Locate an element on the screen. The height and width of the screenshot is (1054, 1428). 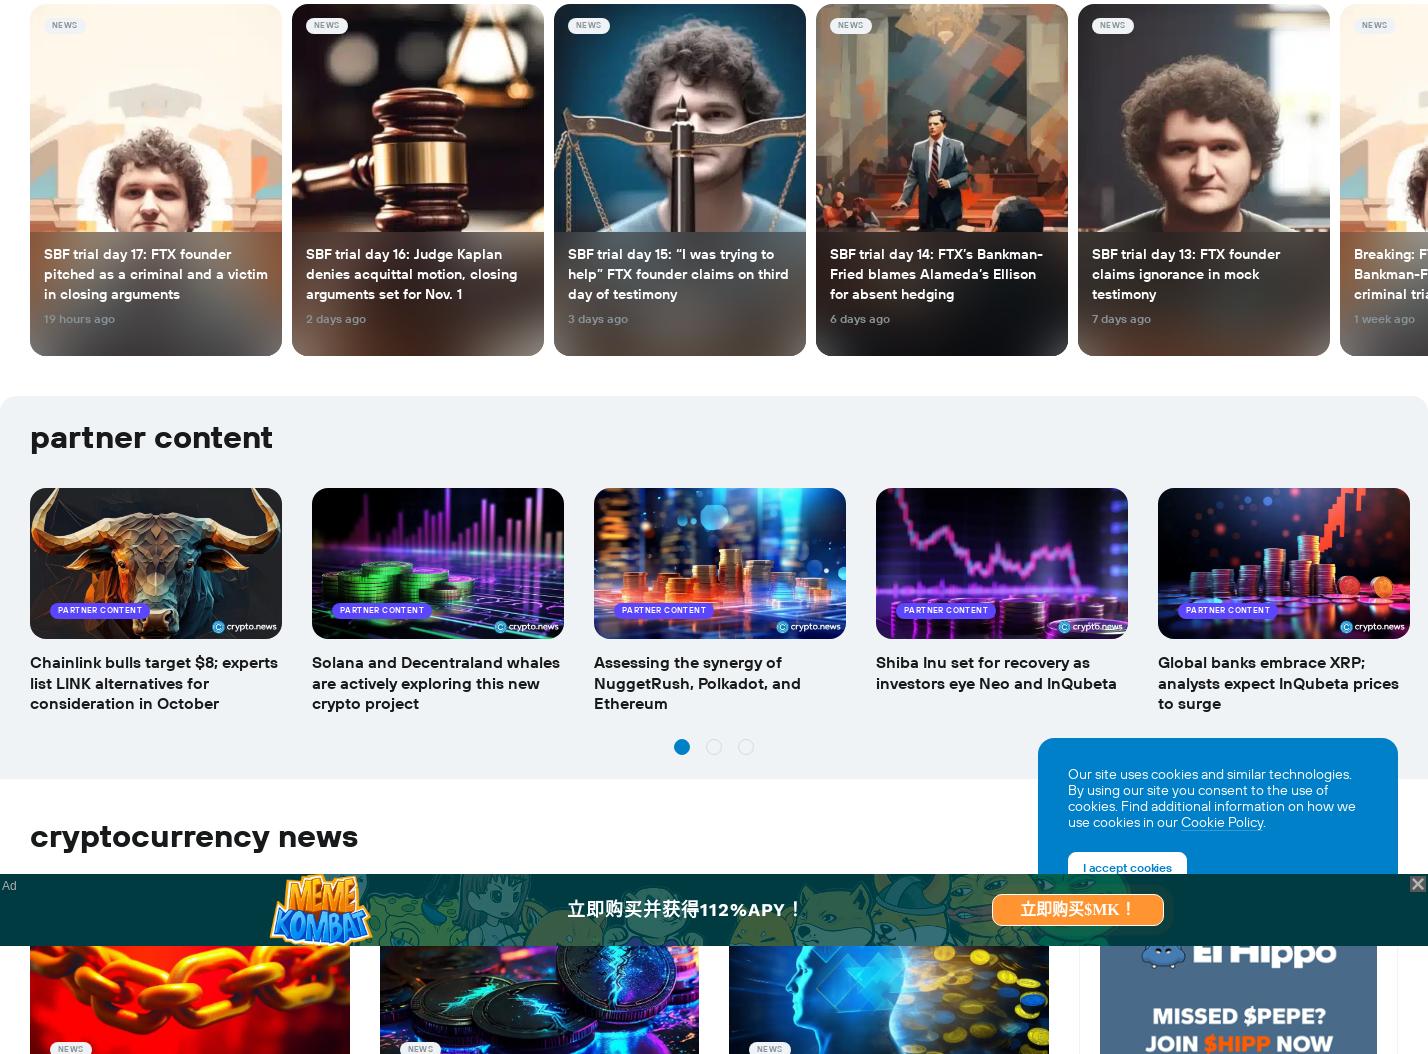
'Info' is located at coordinates (29, 163).